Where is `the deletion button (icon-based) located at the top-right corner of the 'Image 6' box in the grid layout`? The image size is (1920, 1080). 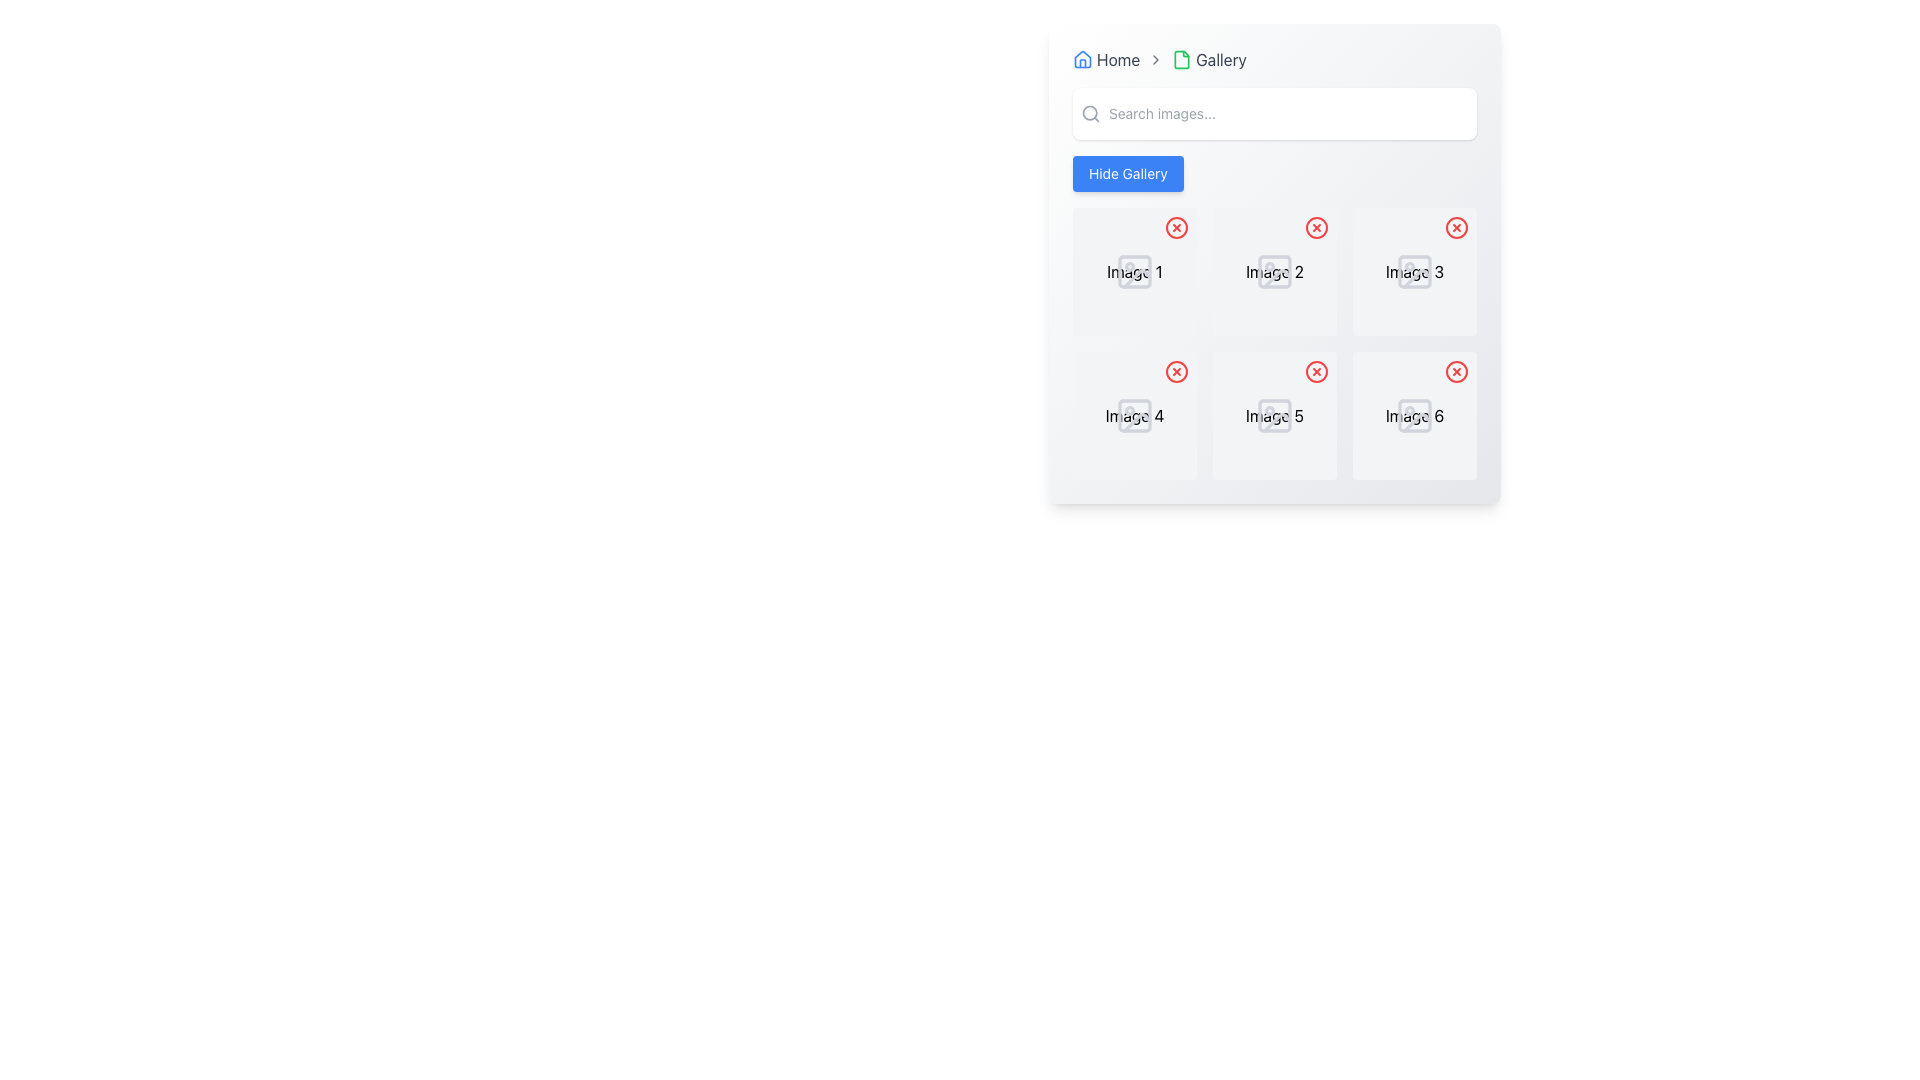 the deletion button (icon-based) located at the top-right corner of the 'Image 6' box in the grid layout is located at coordinates (1457, 371).